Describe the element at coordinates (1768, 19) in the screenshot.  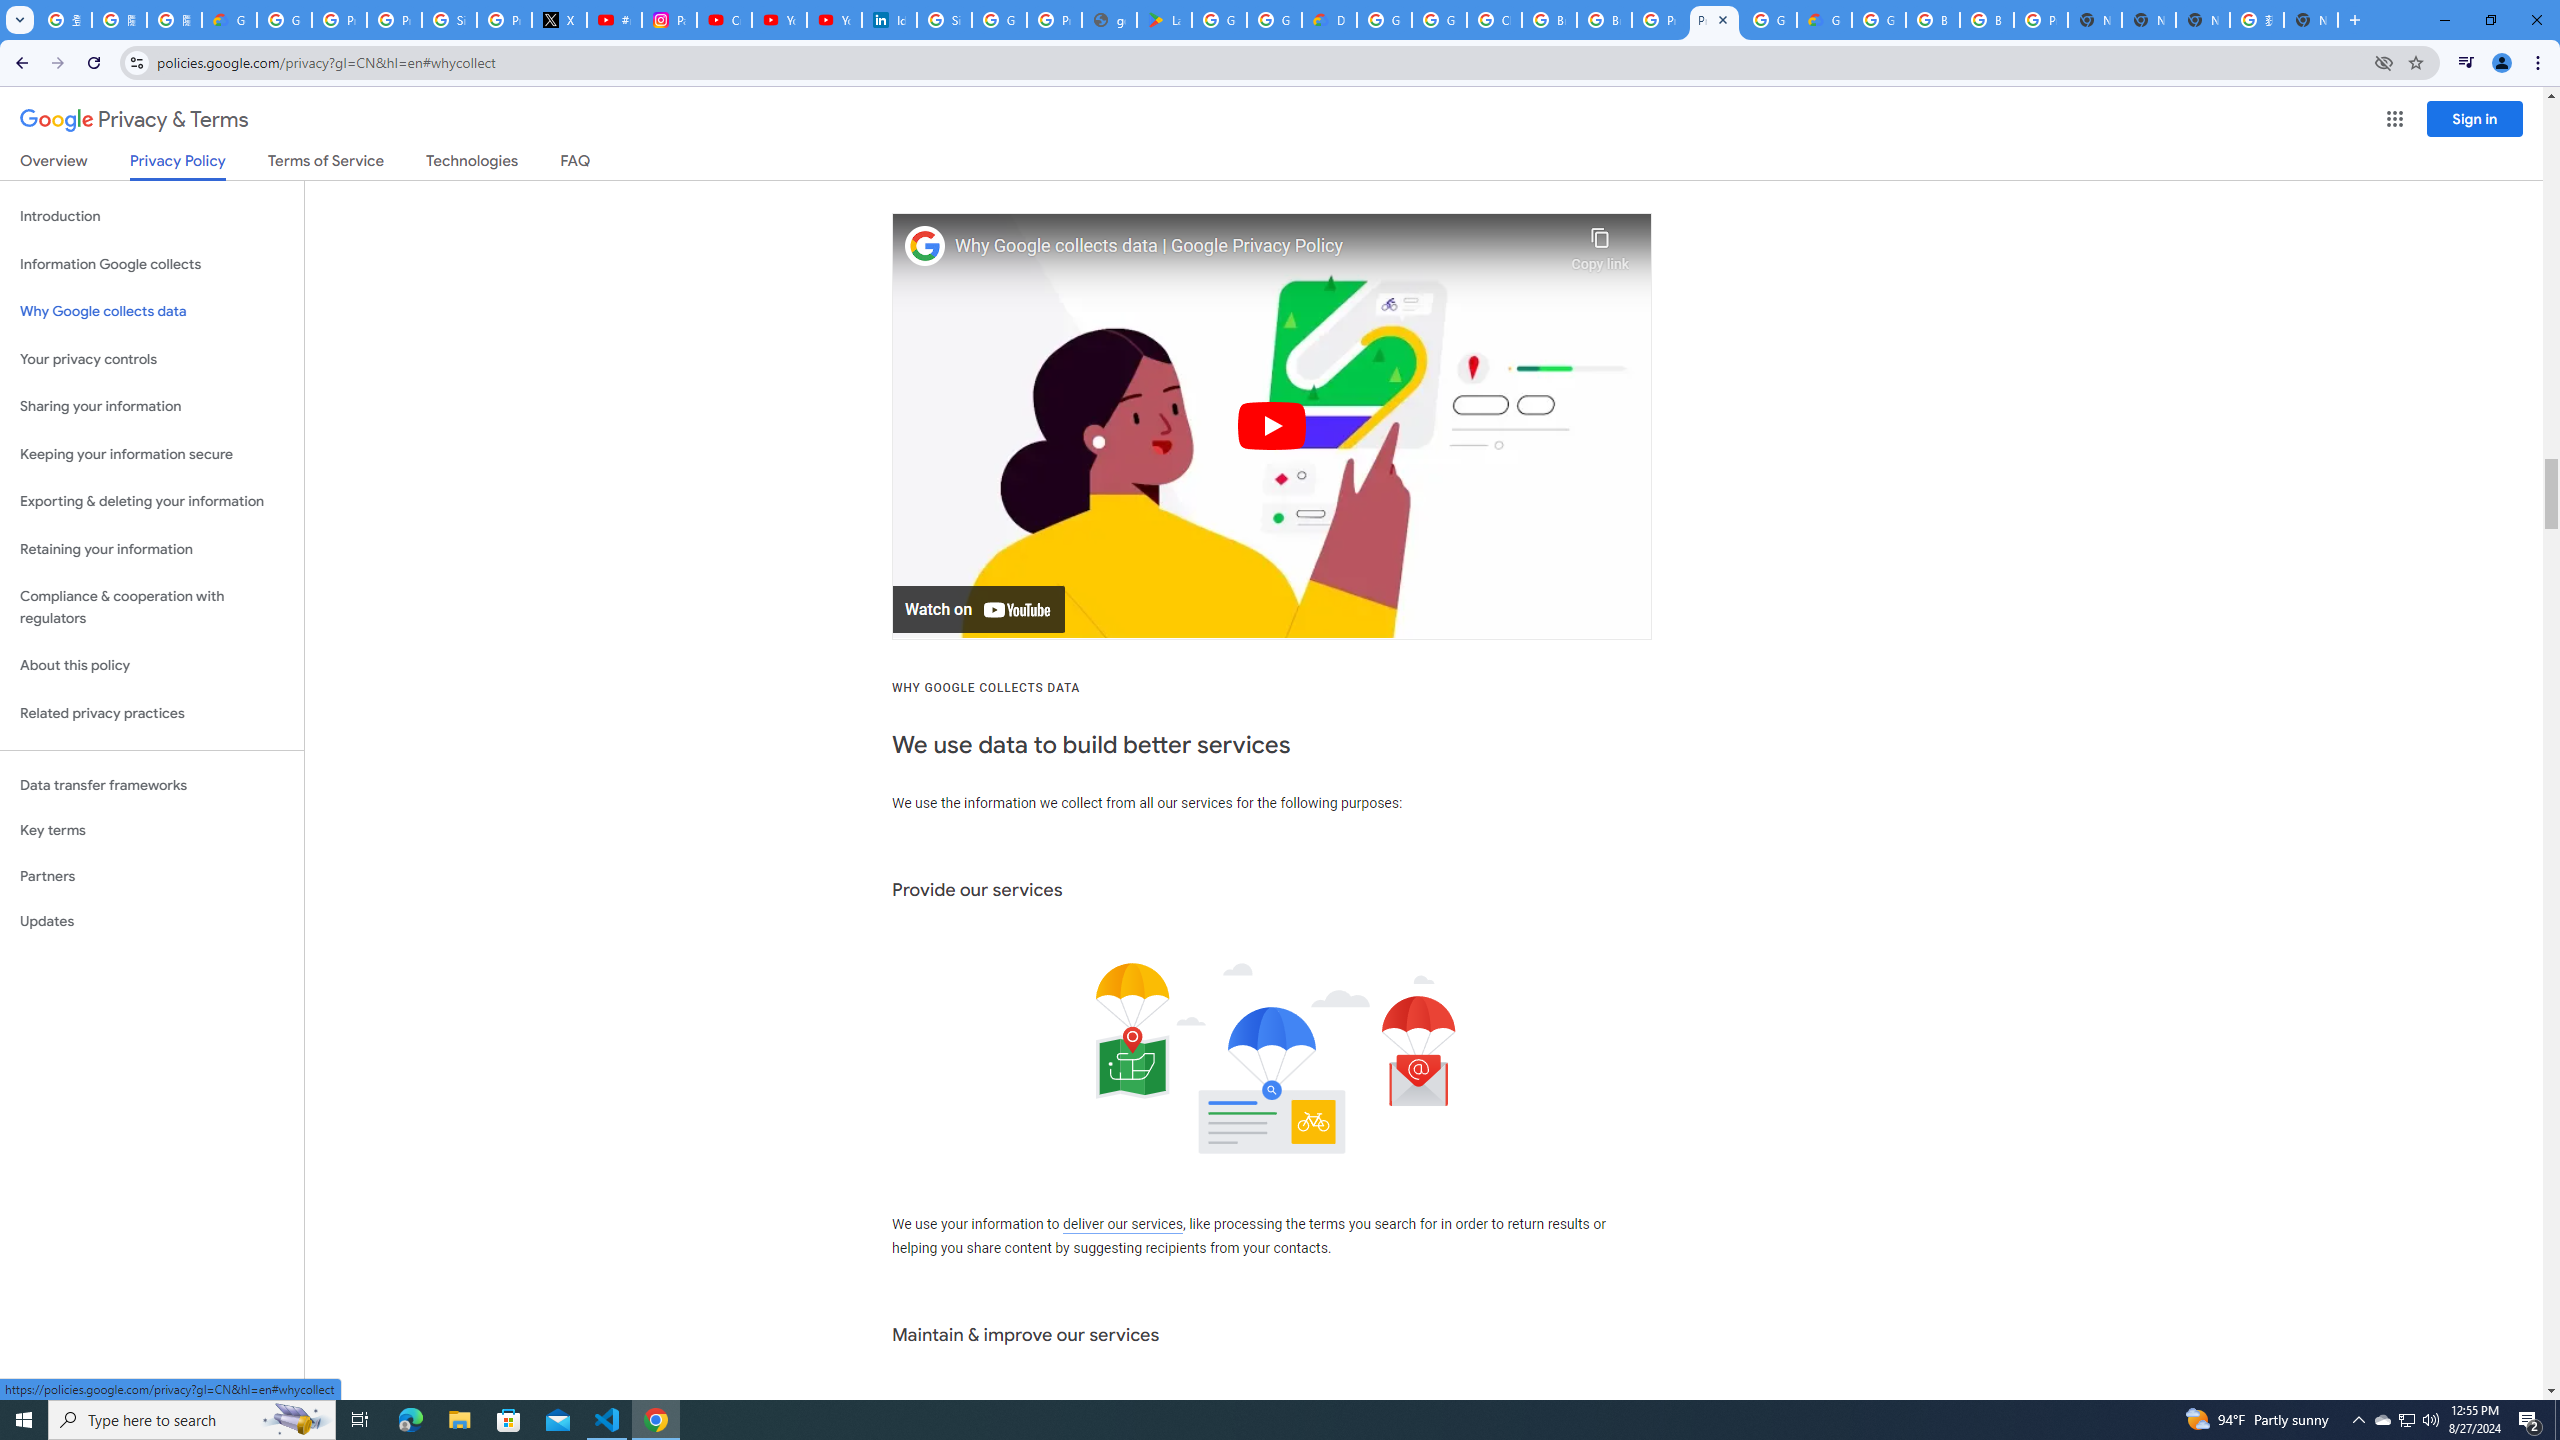
I see `'Google Cloud Platform'` at that location.